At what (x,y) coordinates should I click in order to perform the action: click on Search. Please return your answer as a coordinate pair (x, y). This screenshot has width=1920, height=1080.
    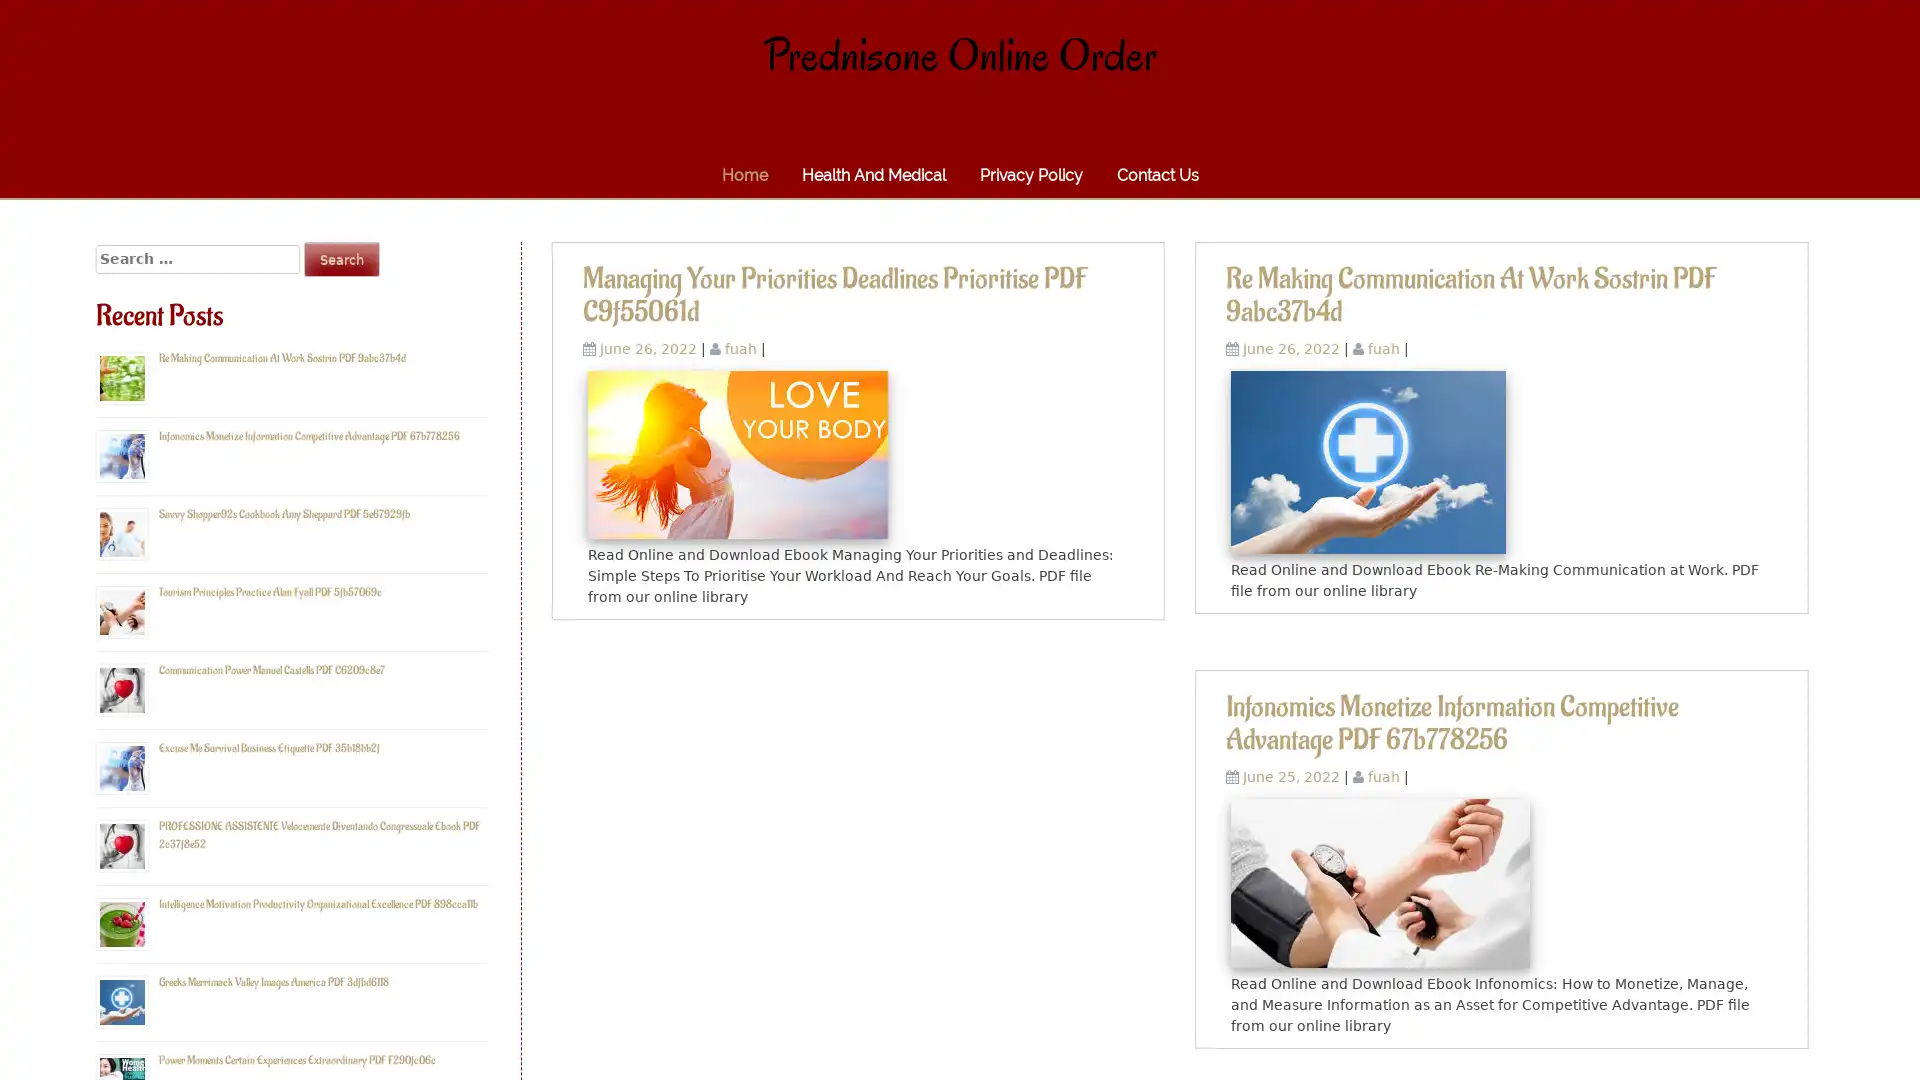
    Looking at the image, I should click on (341, 258).